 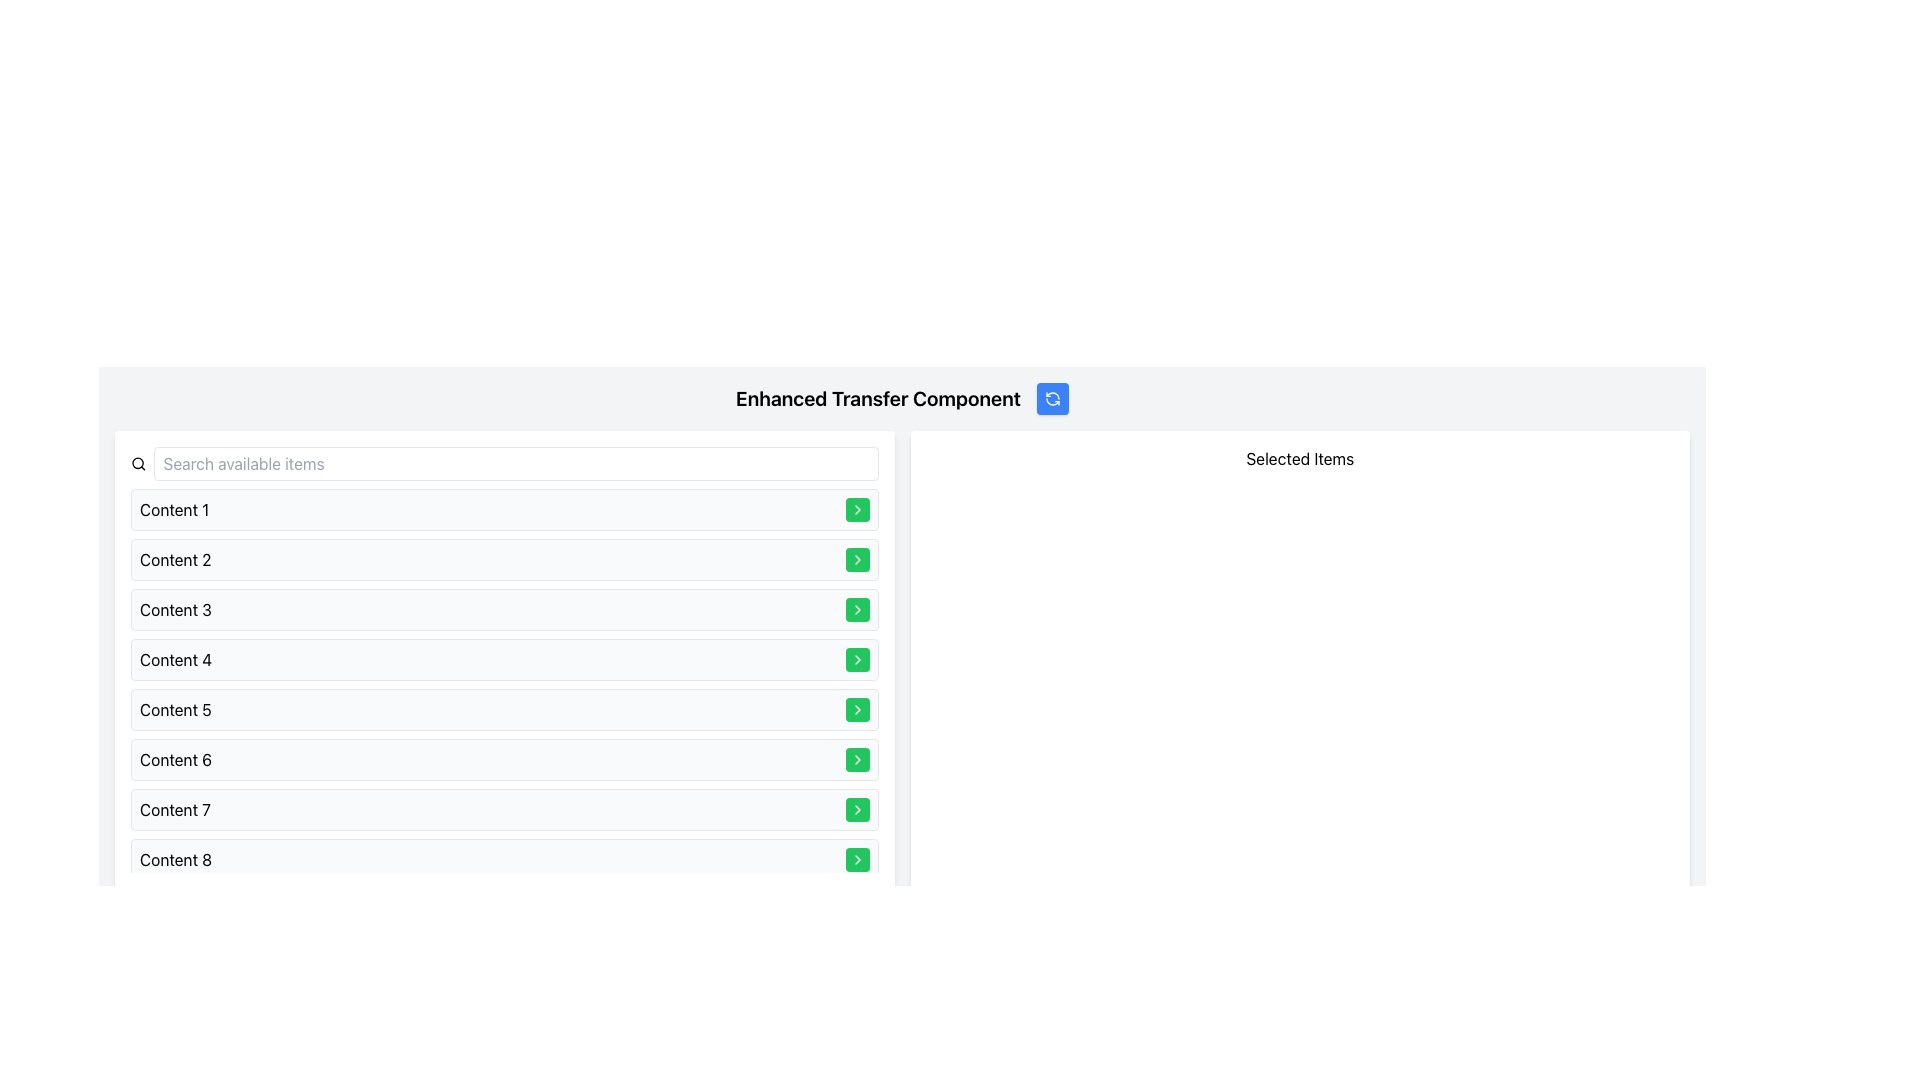 I want to click on the button aligned with 'Content 7', so click(x=857, y=810).